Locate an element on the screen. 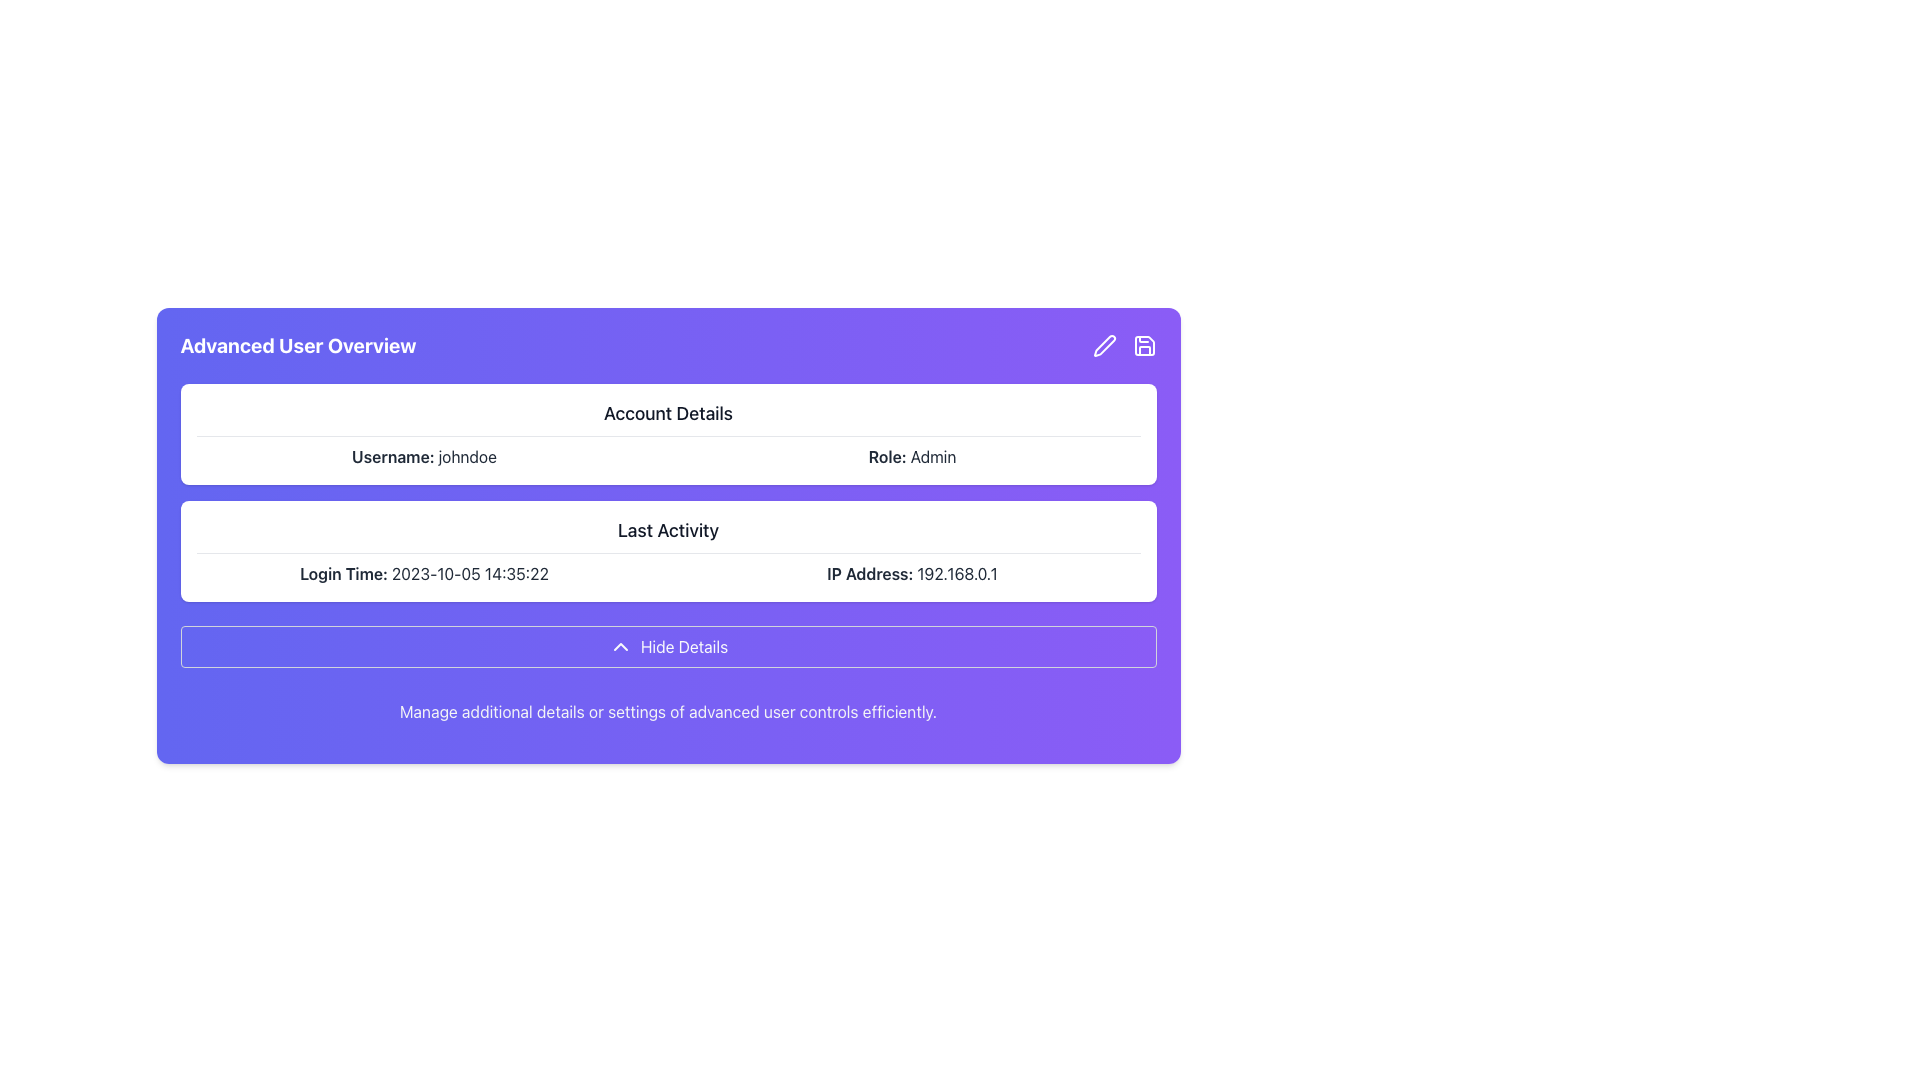 This screenshot has height=1080, width=1920. the text label displaying 'IP Address:' located in the 'Last Activity' section, positioned to the left of the IP address value '192.168.0.1' is located at coordinates (872, 574).